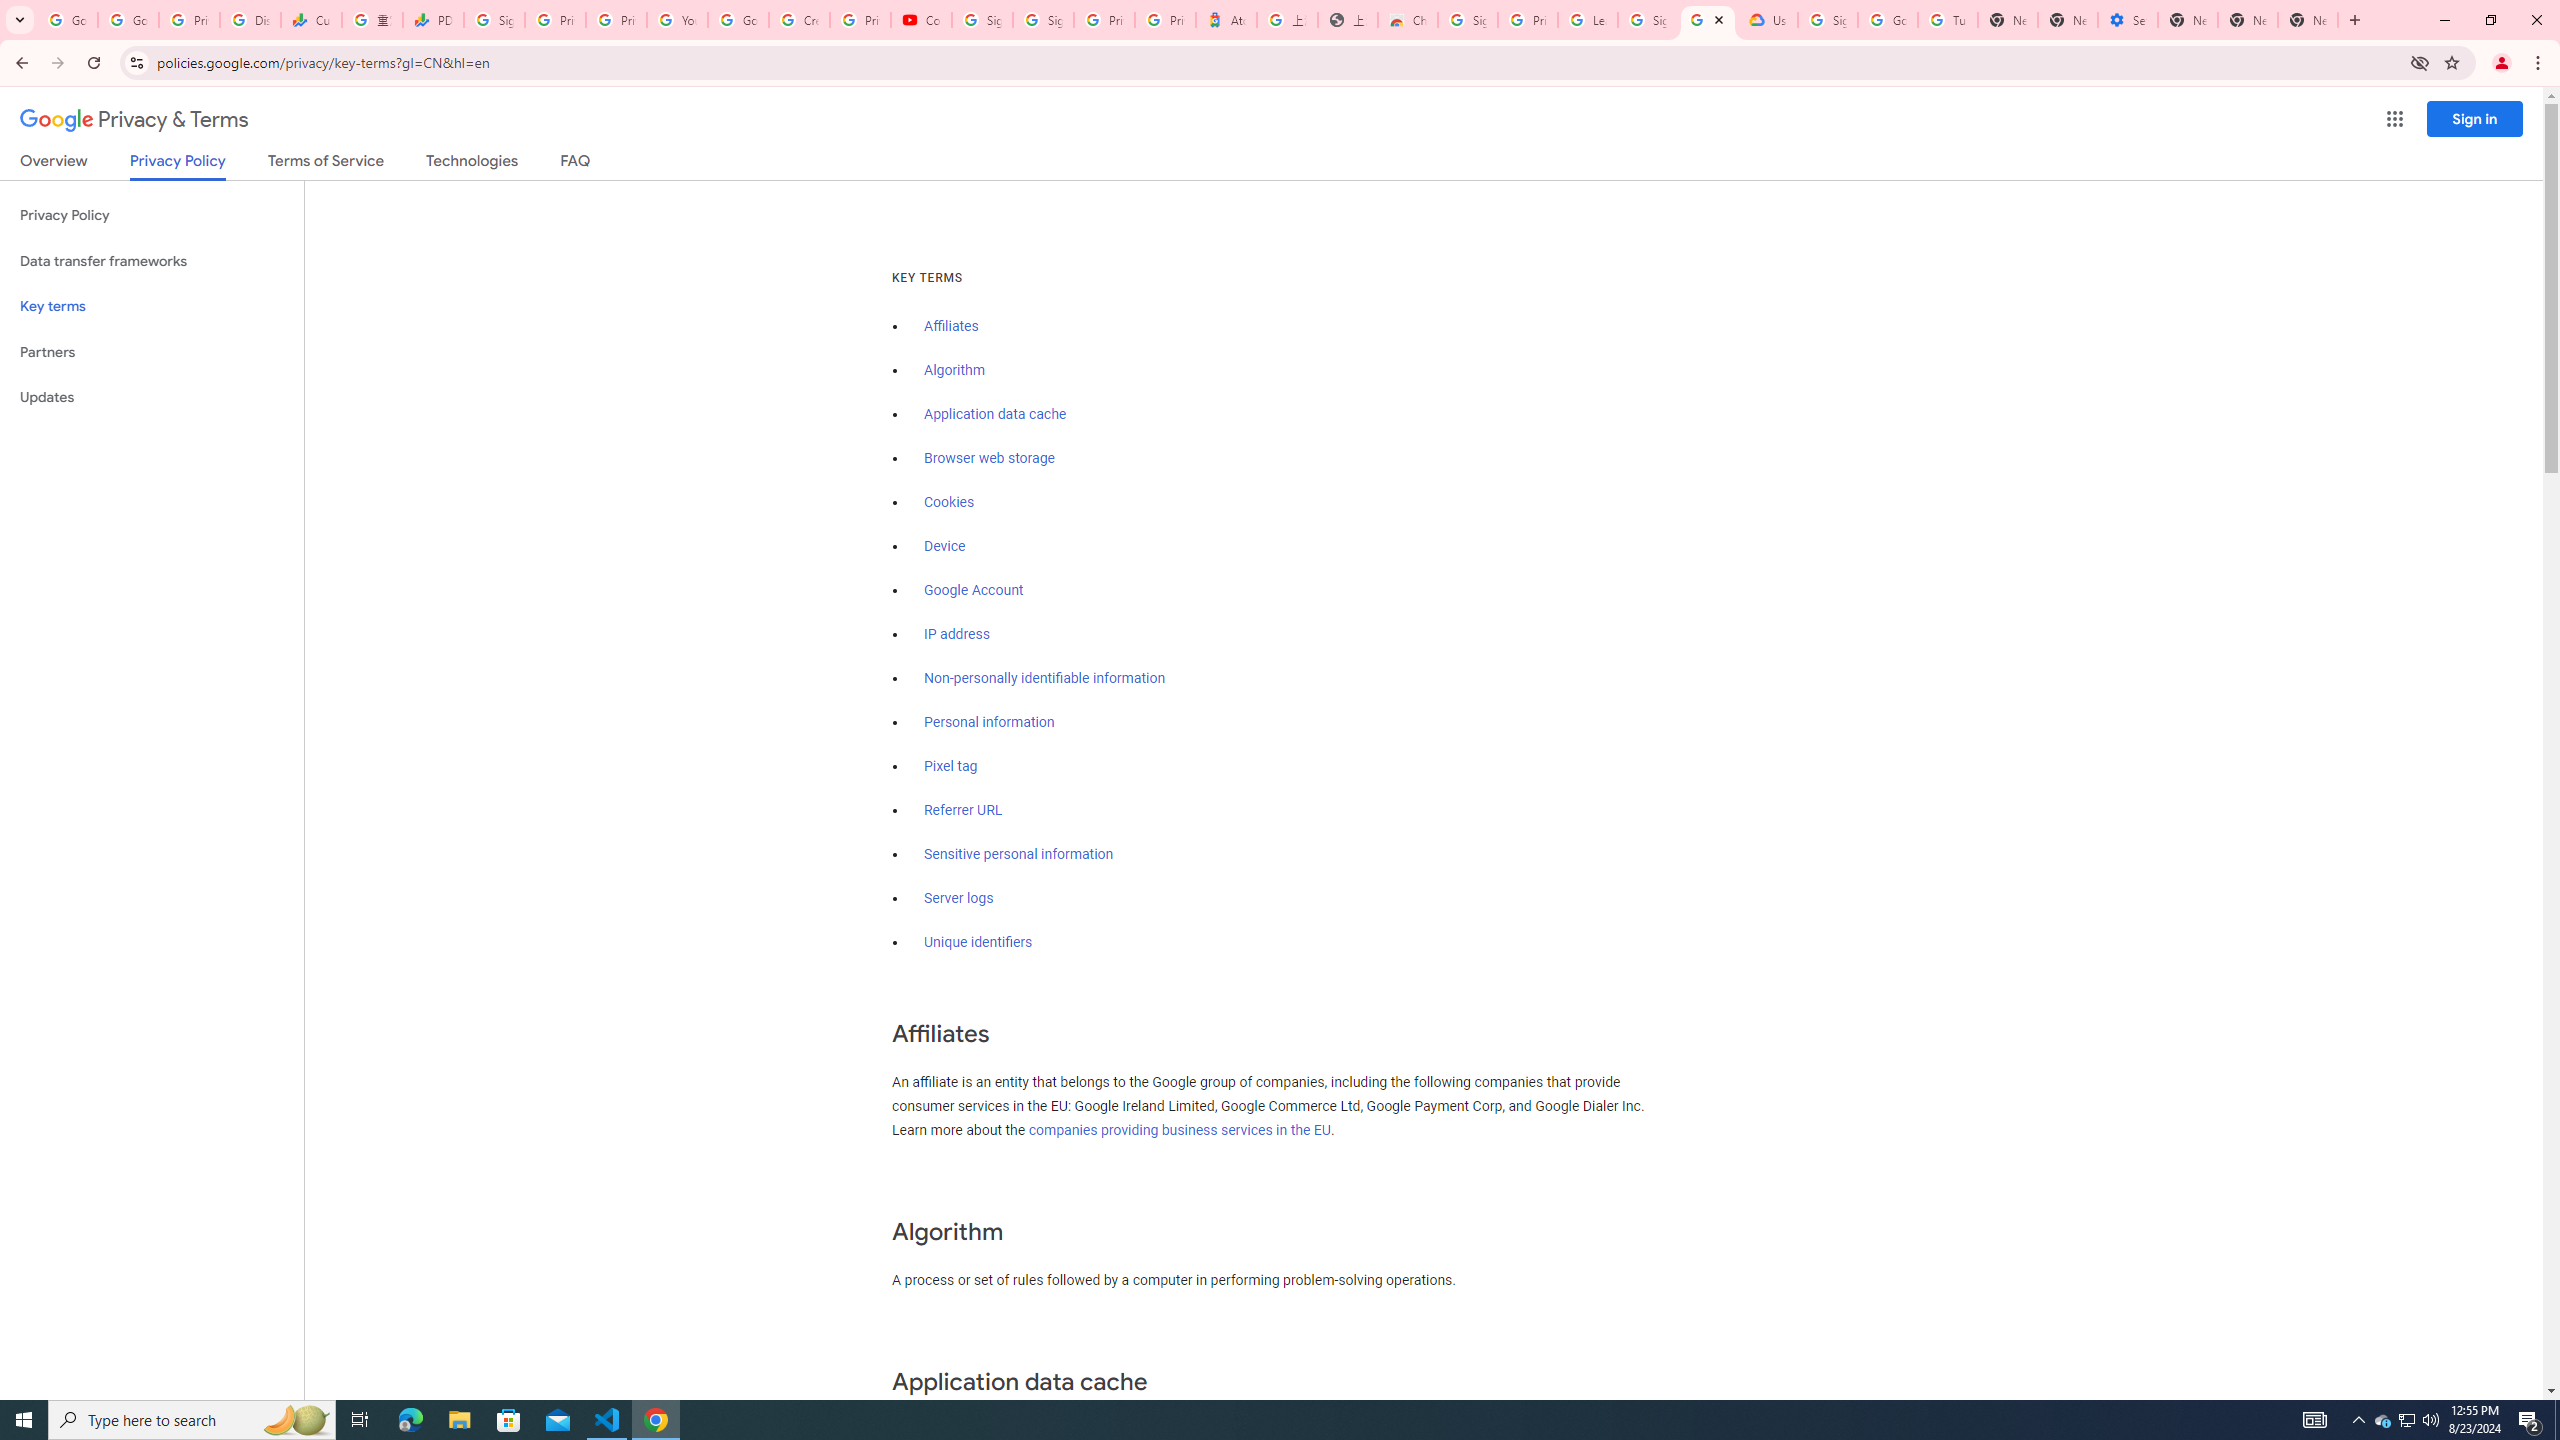 This screenshot has width=2560, height=1440. Describe the element at coordinates (1043, 677) in the screenshot. I see `'Non-personally identifiable information'` at that location.